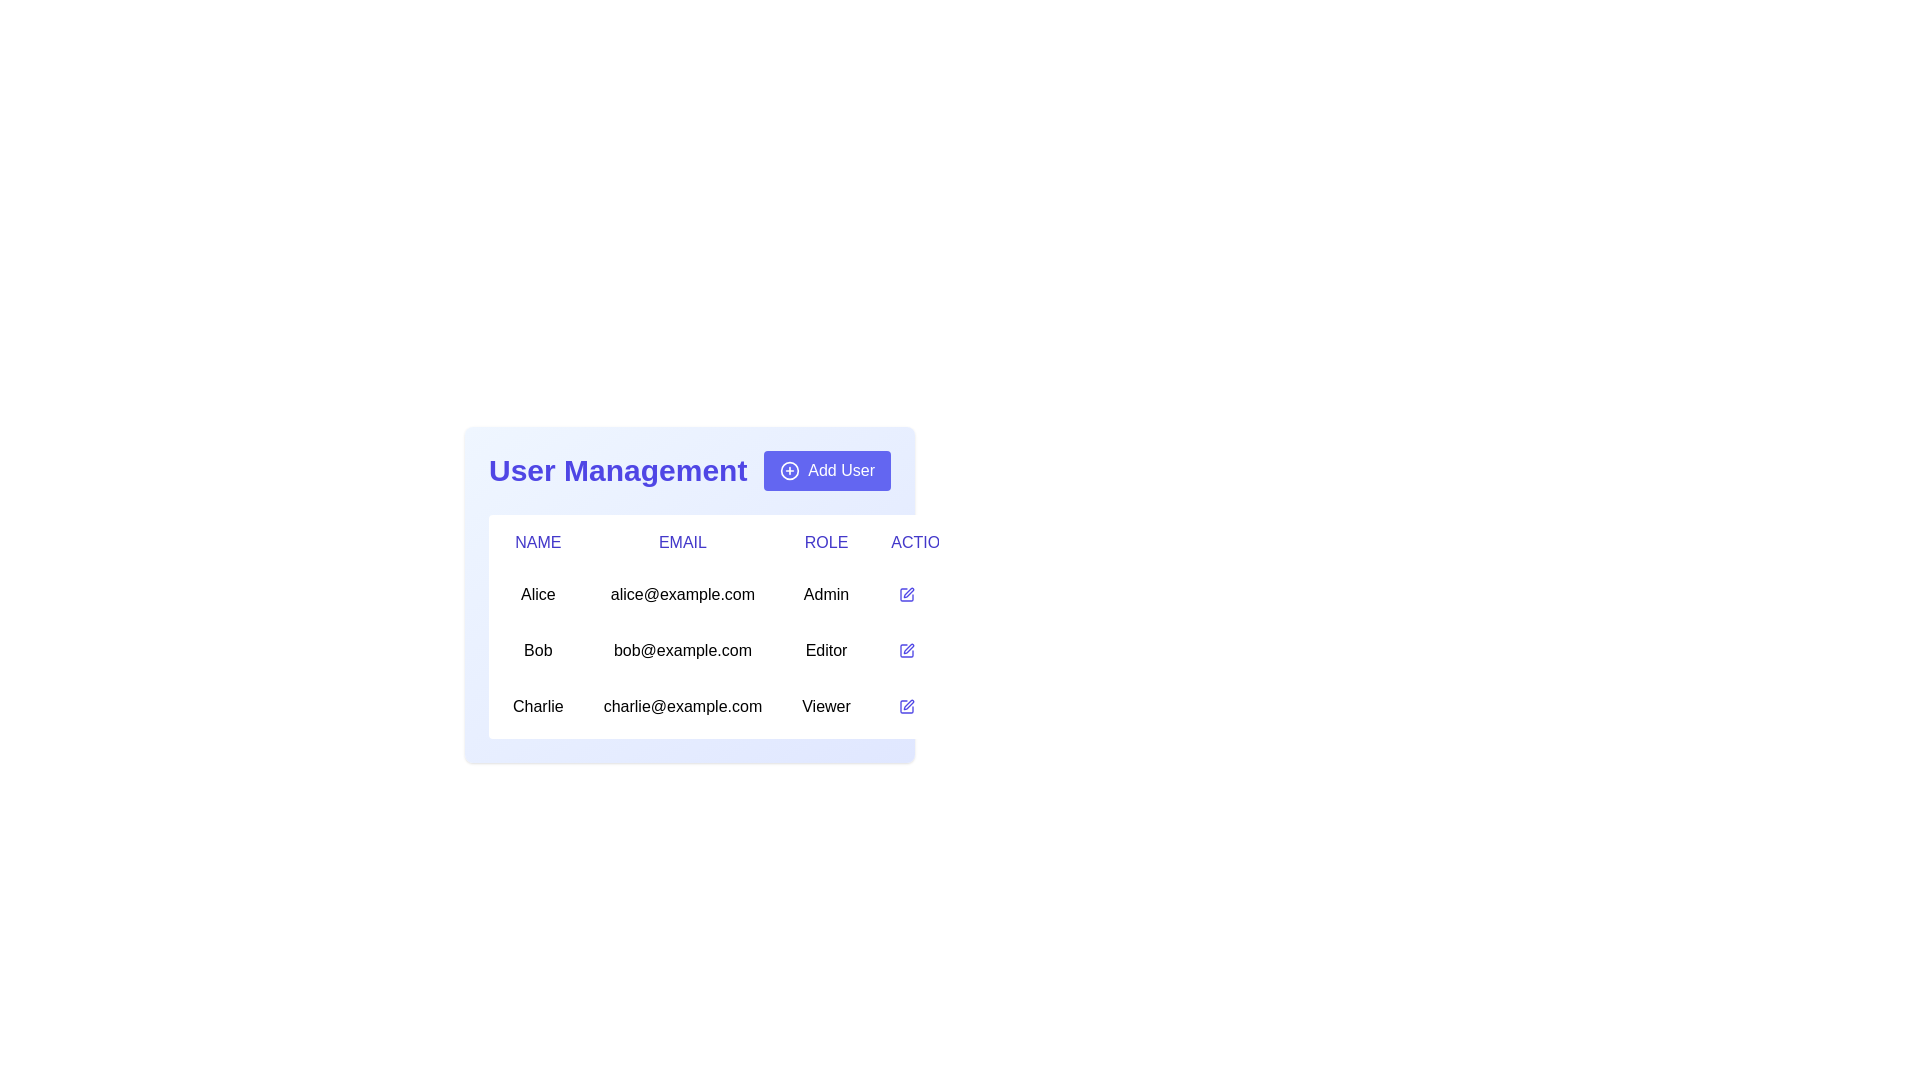  Describe the element at coordinates (736, 705) in the screenshot. I see `the pencil icon in the third row of the user management table` at that location.